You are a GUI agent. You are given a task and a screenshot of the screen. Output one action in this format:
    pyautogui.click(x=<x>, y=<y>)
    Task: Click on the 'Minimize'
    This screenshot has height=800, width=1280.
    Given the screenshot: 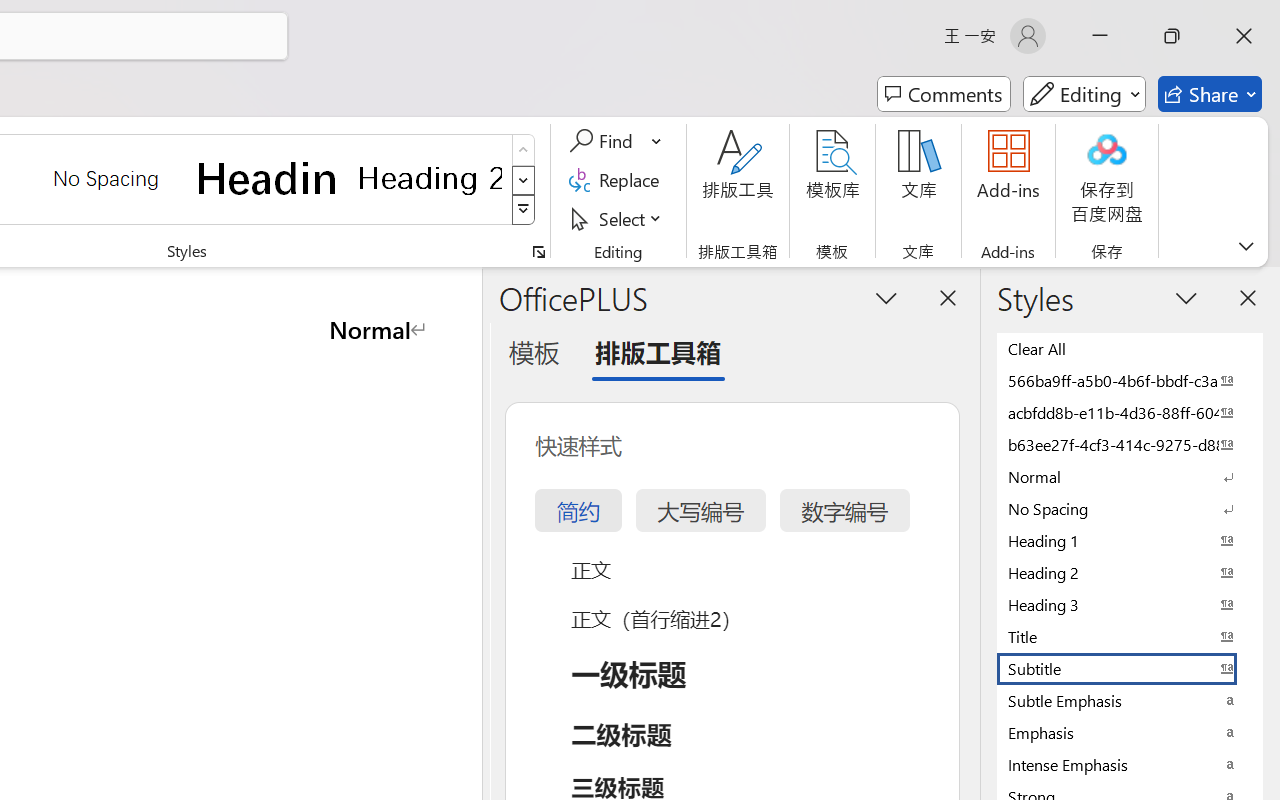 What is the action you would take?
    pyautogui.click(x=1099, y=35)
    